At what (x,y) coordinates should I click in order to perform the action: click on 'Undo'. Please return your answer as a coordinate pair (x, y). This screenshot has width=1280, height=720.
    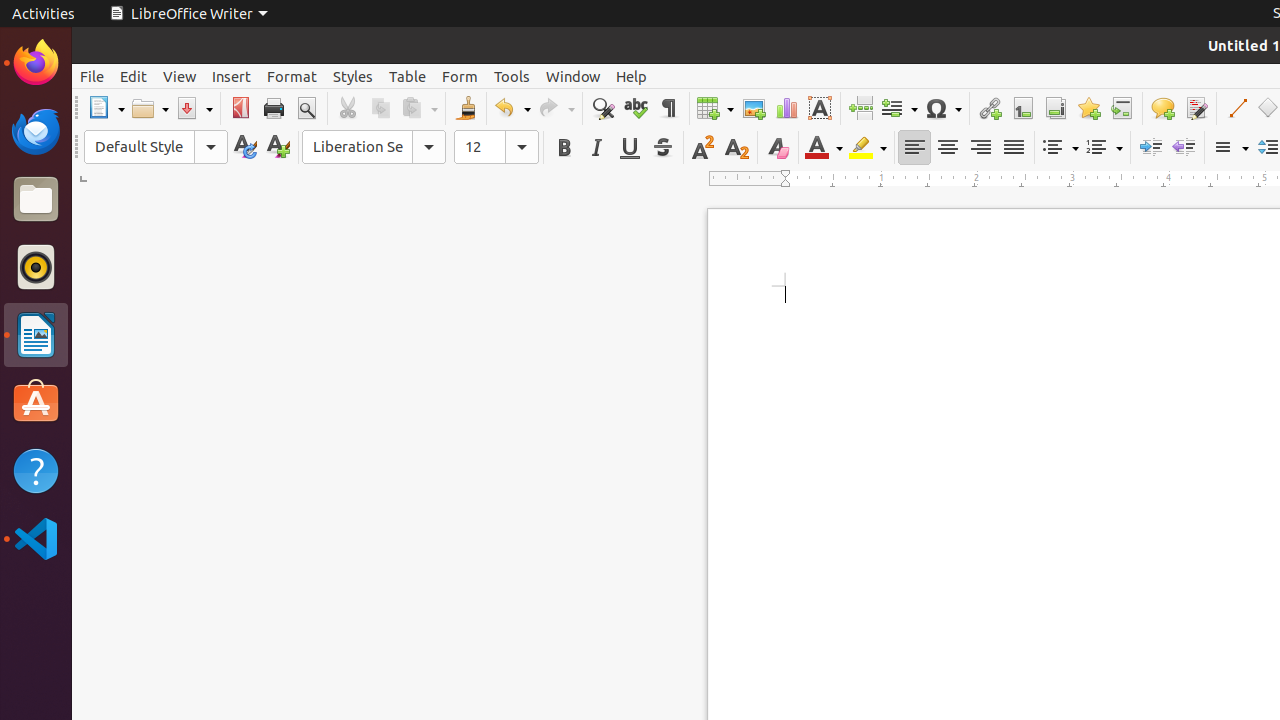
    Looking at the image, I should click on (512, 108).